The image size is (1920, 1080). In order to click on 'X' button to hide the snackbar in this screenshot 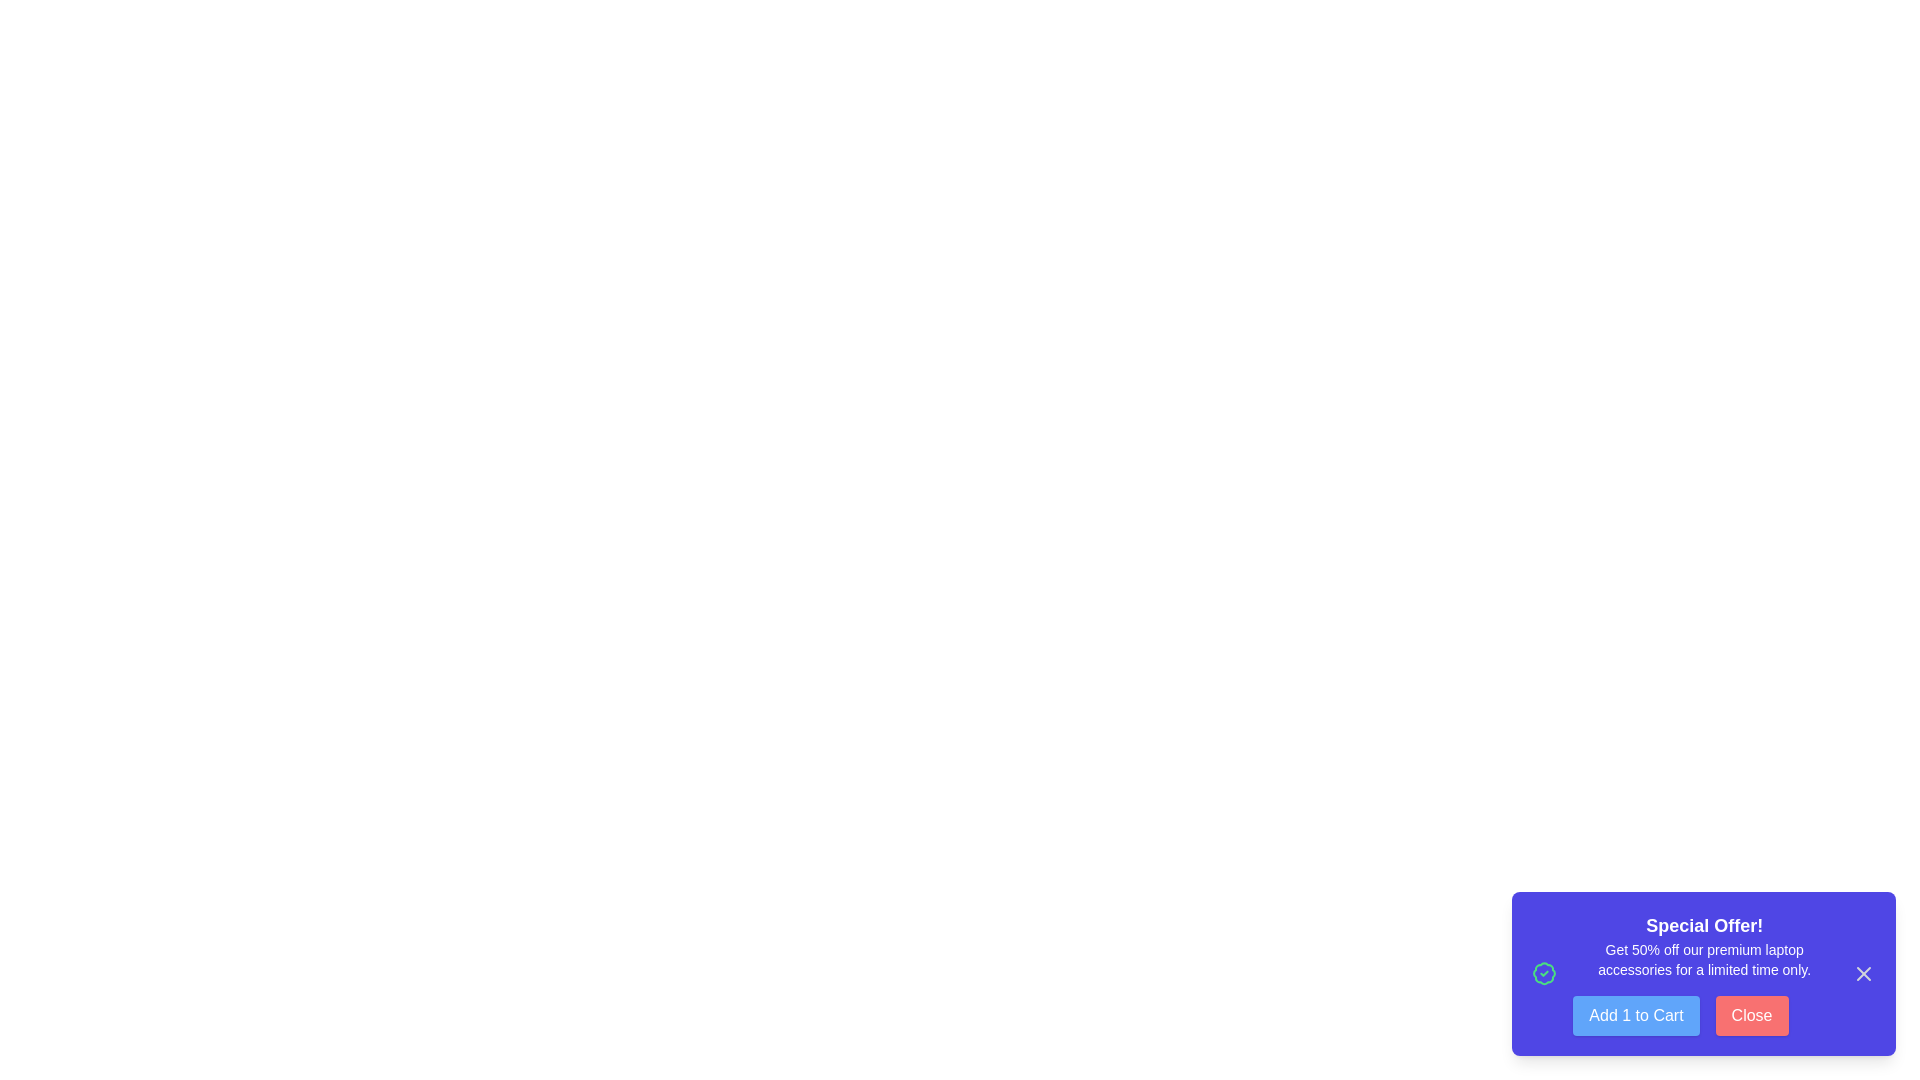, I will do `click(1862, 973)`.